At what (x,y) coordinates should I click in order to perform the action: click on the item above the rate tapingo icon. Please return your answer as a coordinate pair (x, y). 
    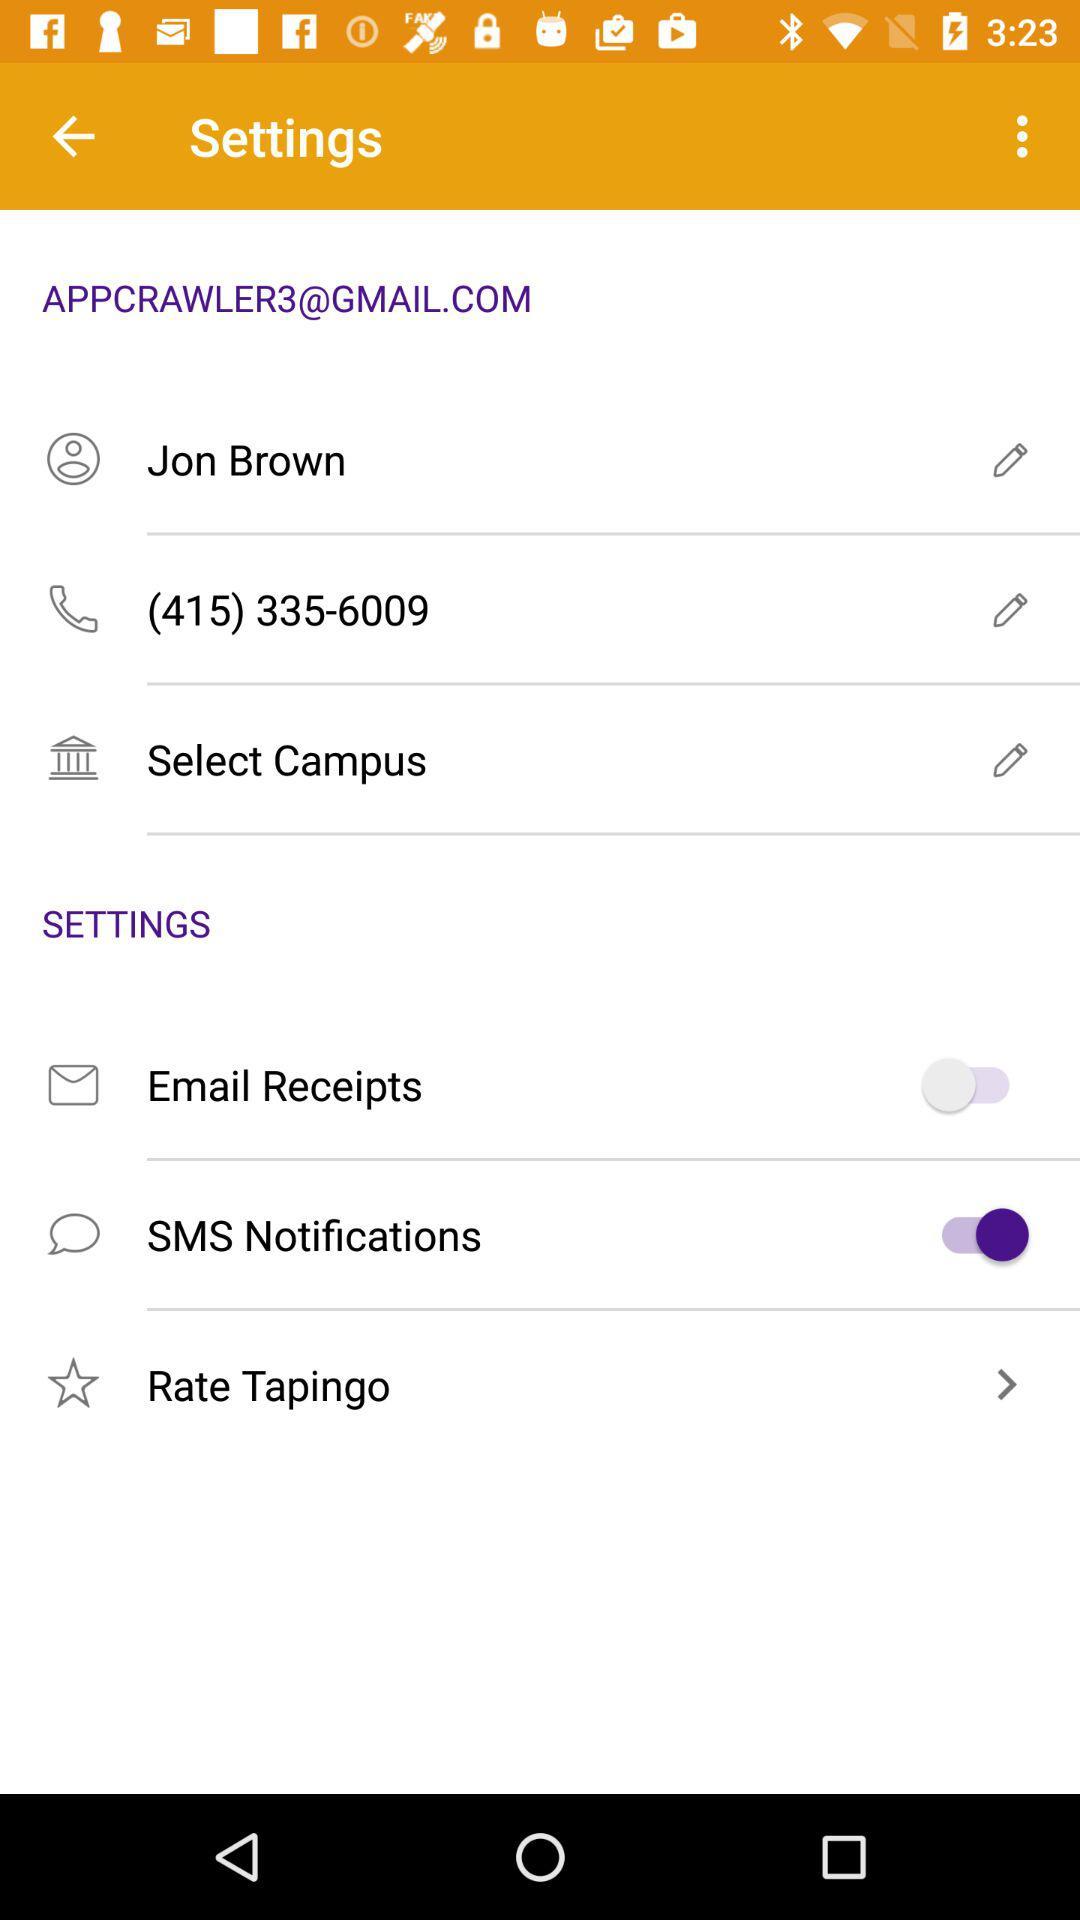
    Looking at the image, I should click on (540, 1233).